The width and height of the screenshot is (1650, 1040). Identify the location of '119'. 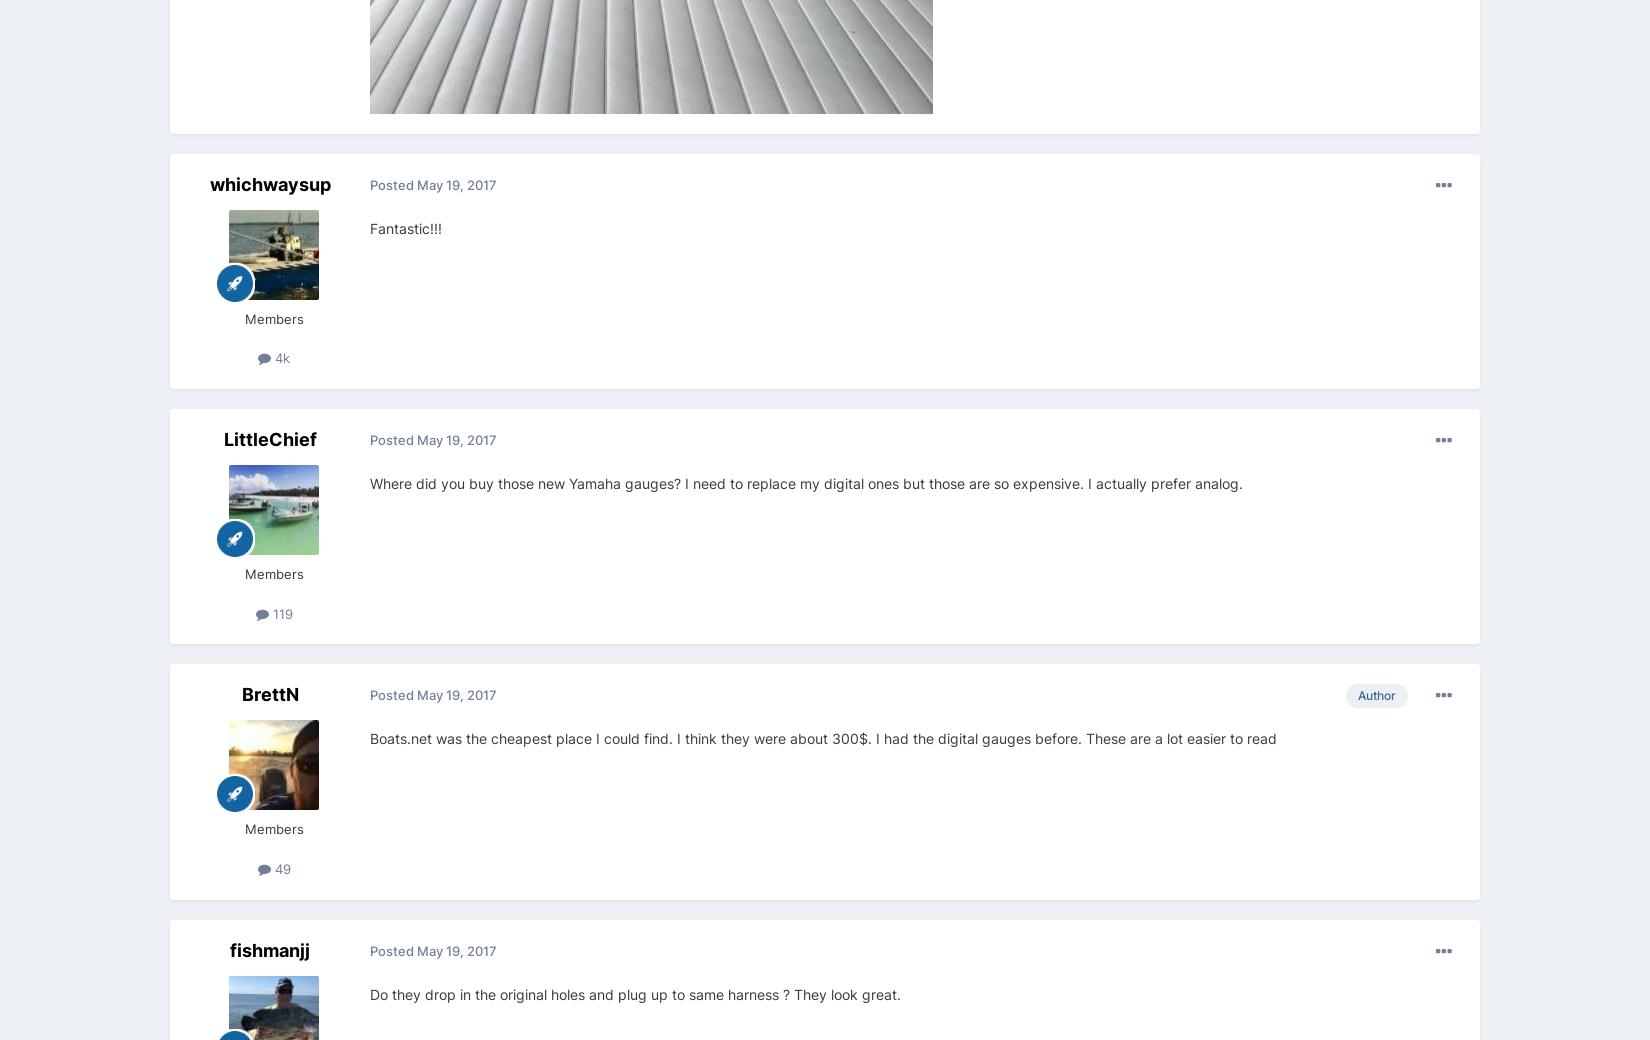
(280, 611).